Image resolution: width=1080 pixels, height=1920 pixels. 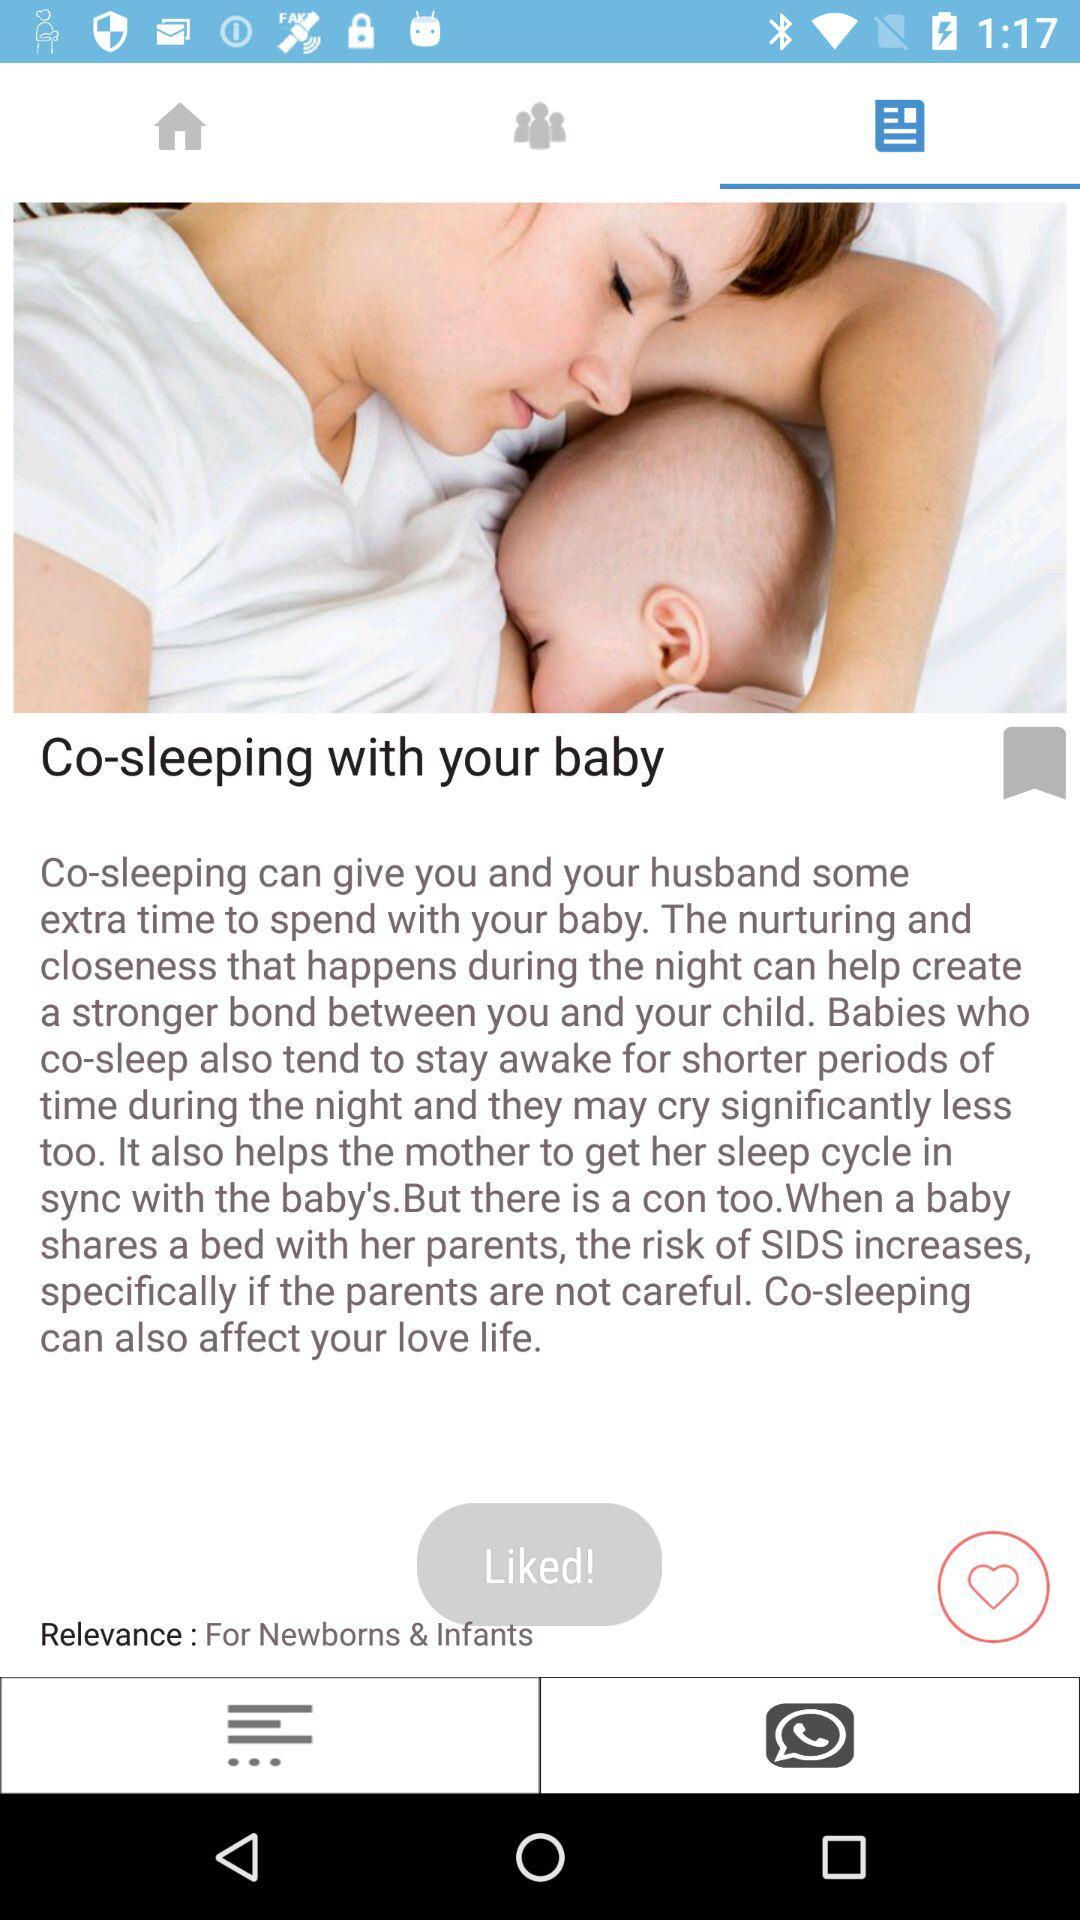 What do you see at coordinates (1001, 1584) in the screenshot?
I see `tag item as liked` at bounding box center [1001, 1584].